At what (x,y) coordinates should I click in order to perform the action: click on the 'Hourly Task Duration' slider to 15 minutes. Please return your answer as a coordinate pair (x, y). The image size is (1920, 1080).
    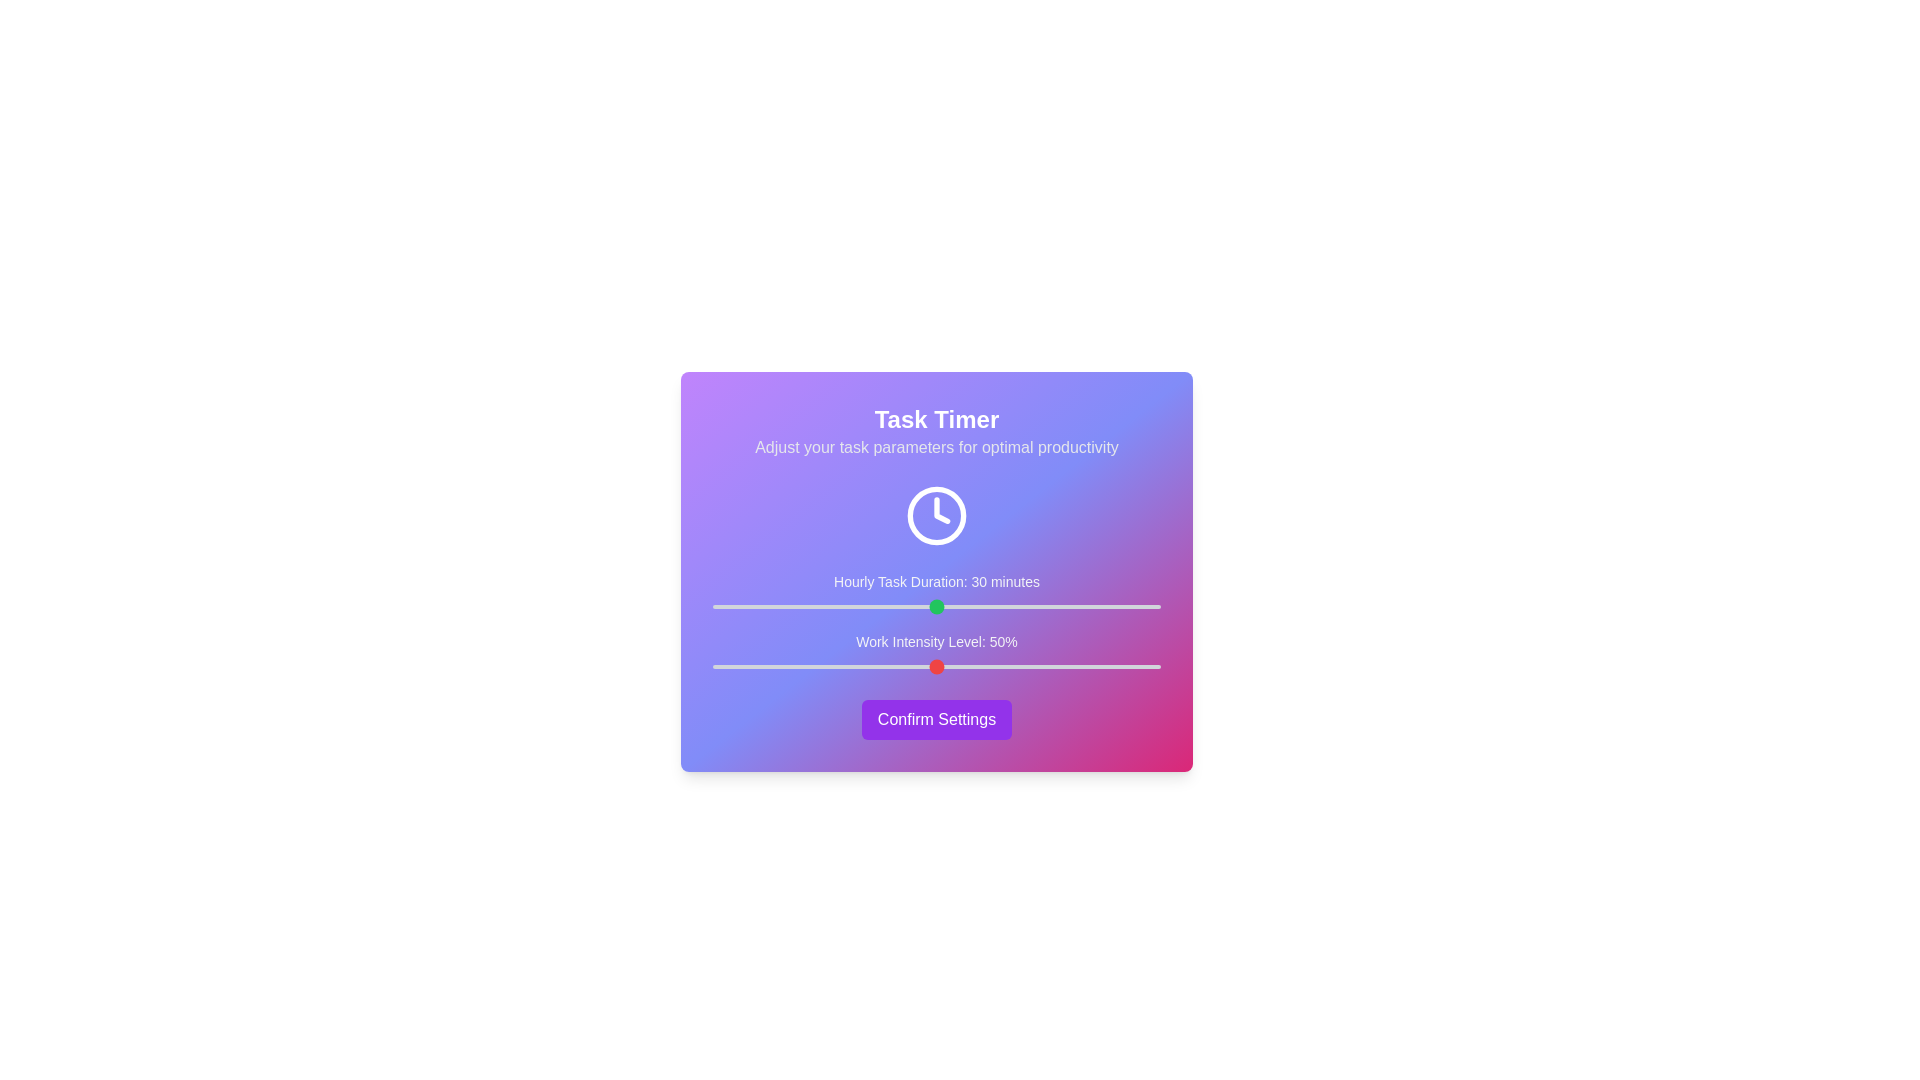
    Looking at the image, I should click on (825, 605).